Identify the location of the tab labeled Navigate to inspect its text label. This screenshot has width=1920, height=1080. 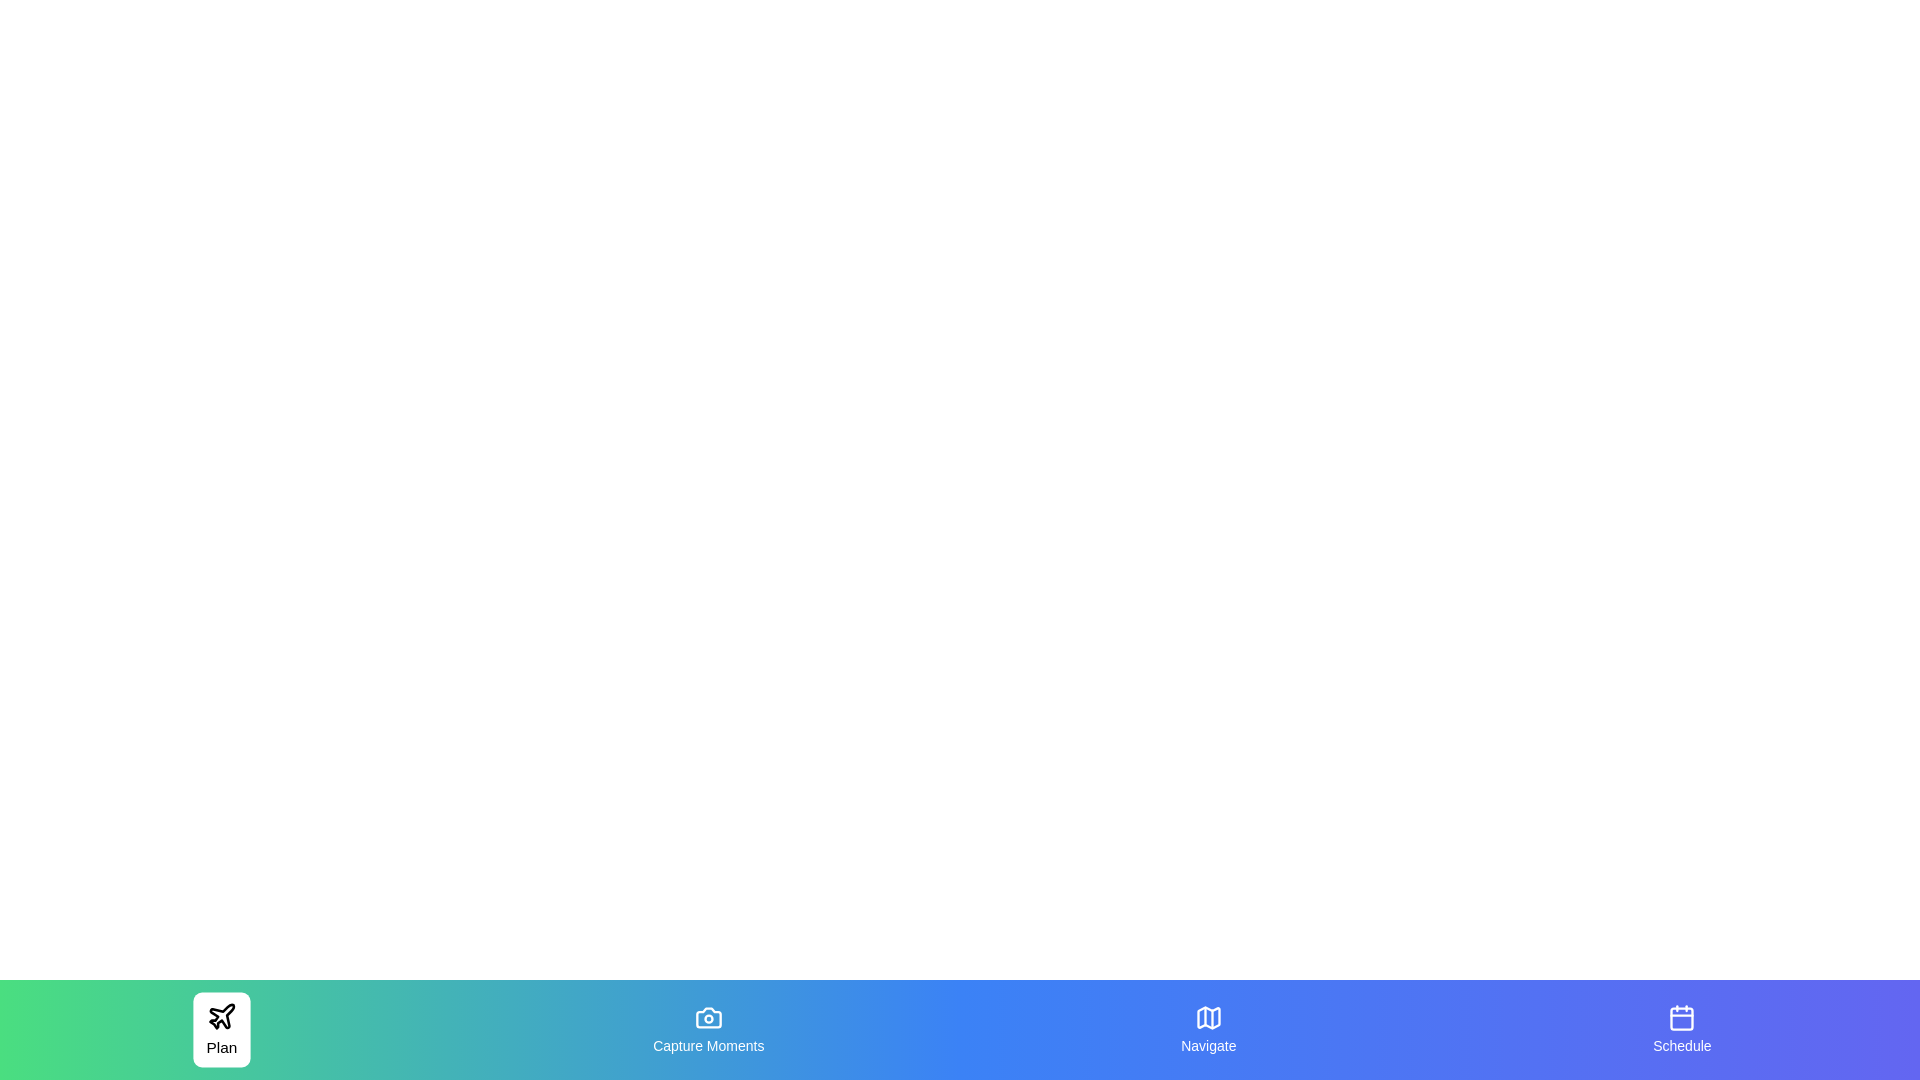
(1207, 1029).